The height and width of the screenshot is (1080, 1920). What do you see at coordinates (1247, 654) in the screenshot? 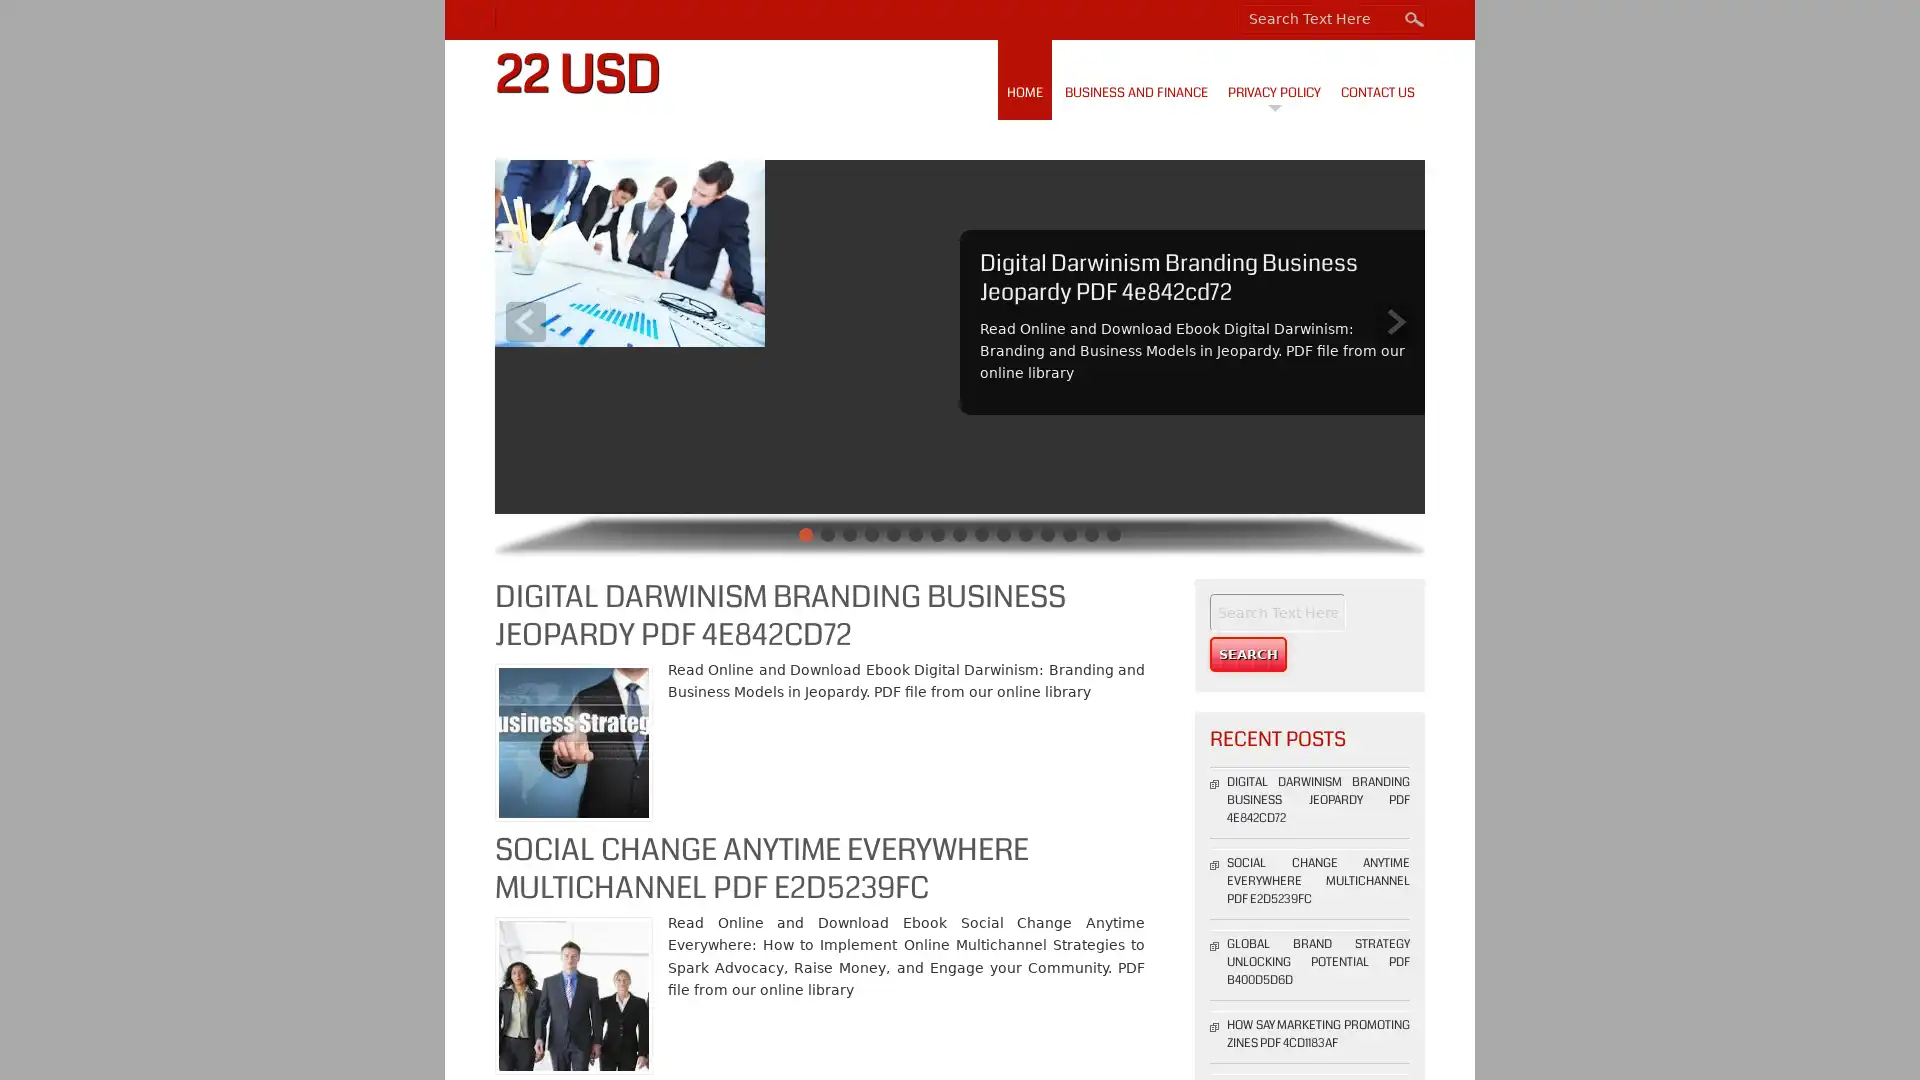
I see `Search` at bounding box center [1247, 654].